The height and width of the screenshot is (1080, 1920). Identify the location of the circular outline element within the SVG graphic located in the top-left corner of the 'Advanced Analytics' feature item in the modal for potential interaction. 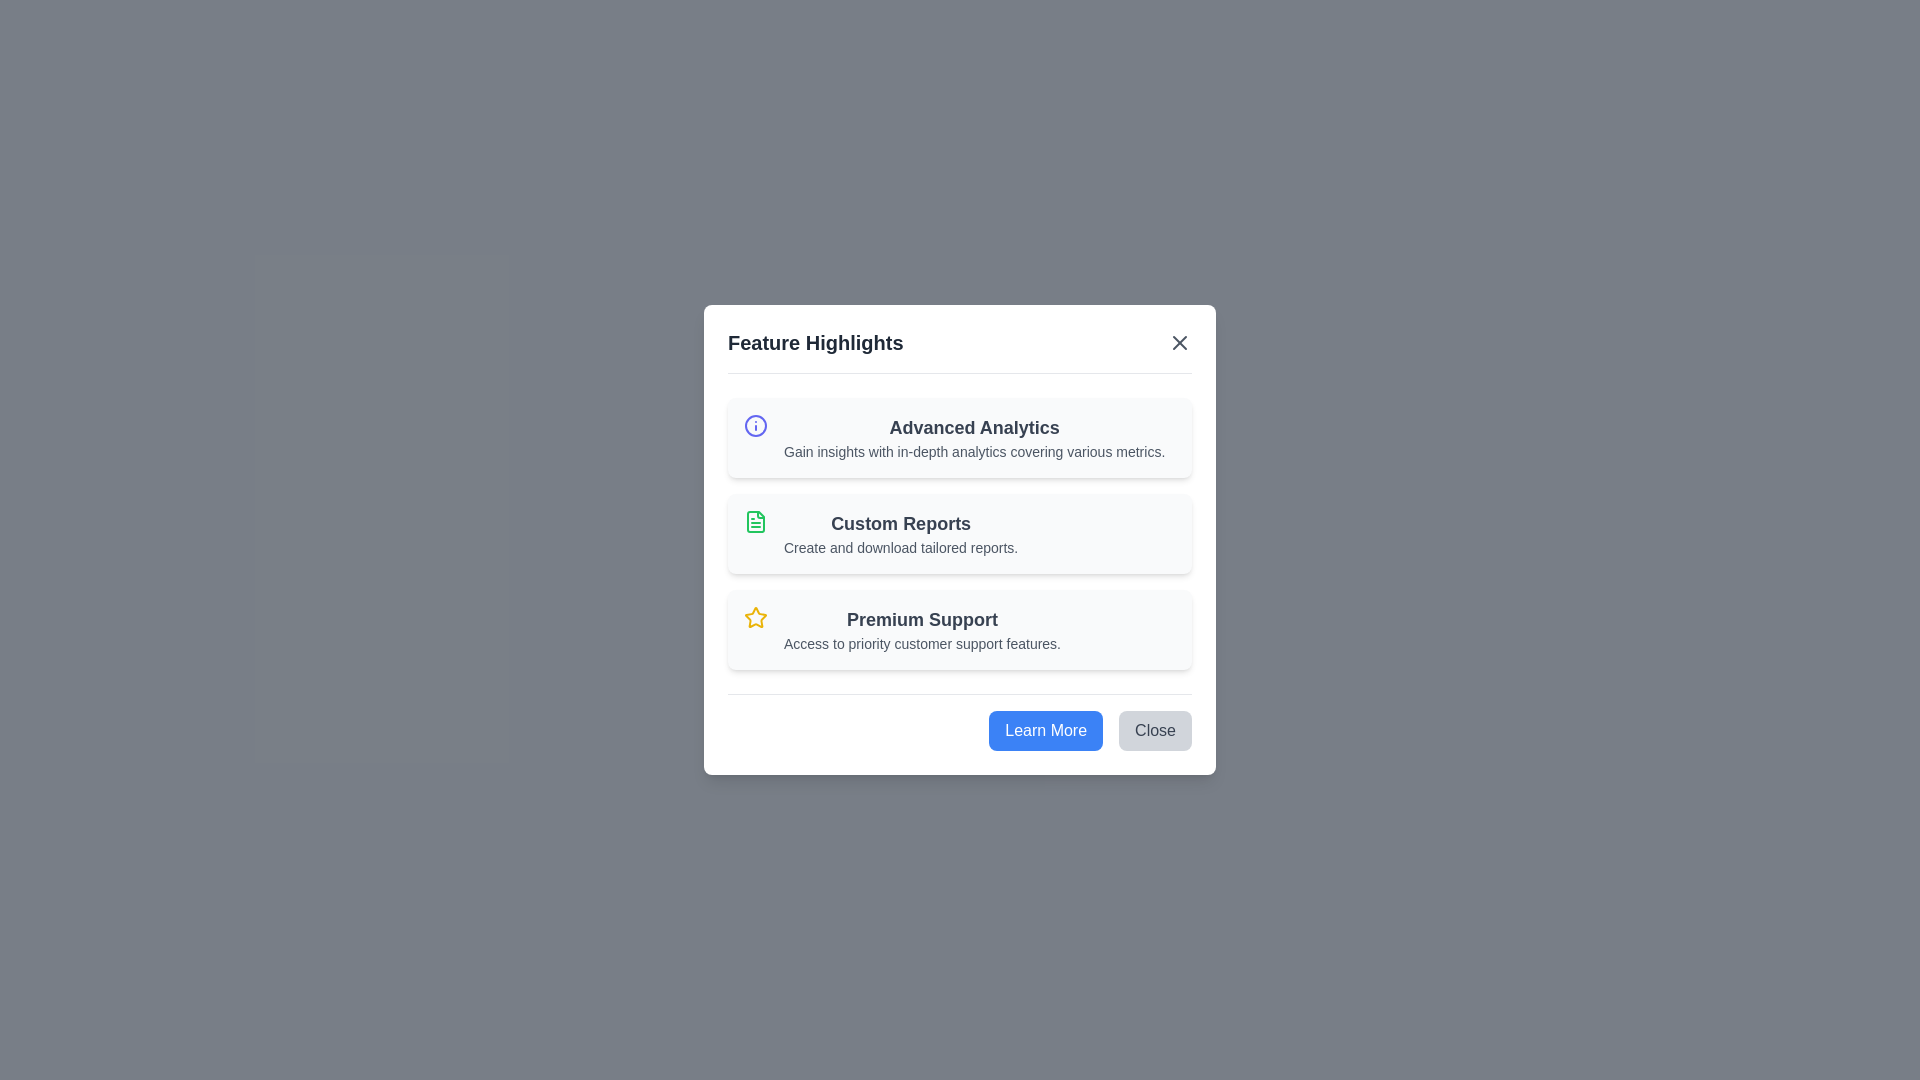
(754, 424).